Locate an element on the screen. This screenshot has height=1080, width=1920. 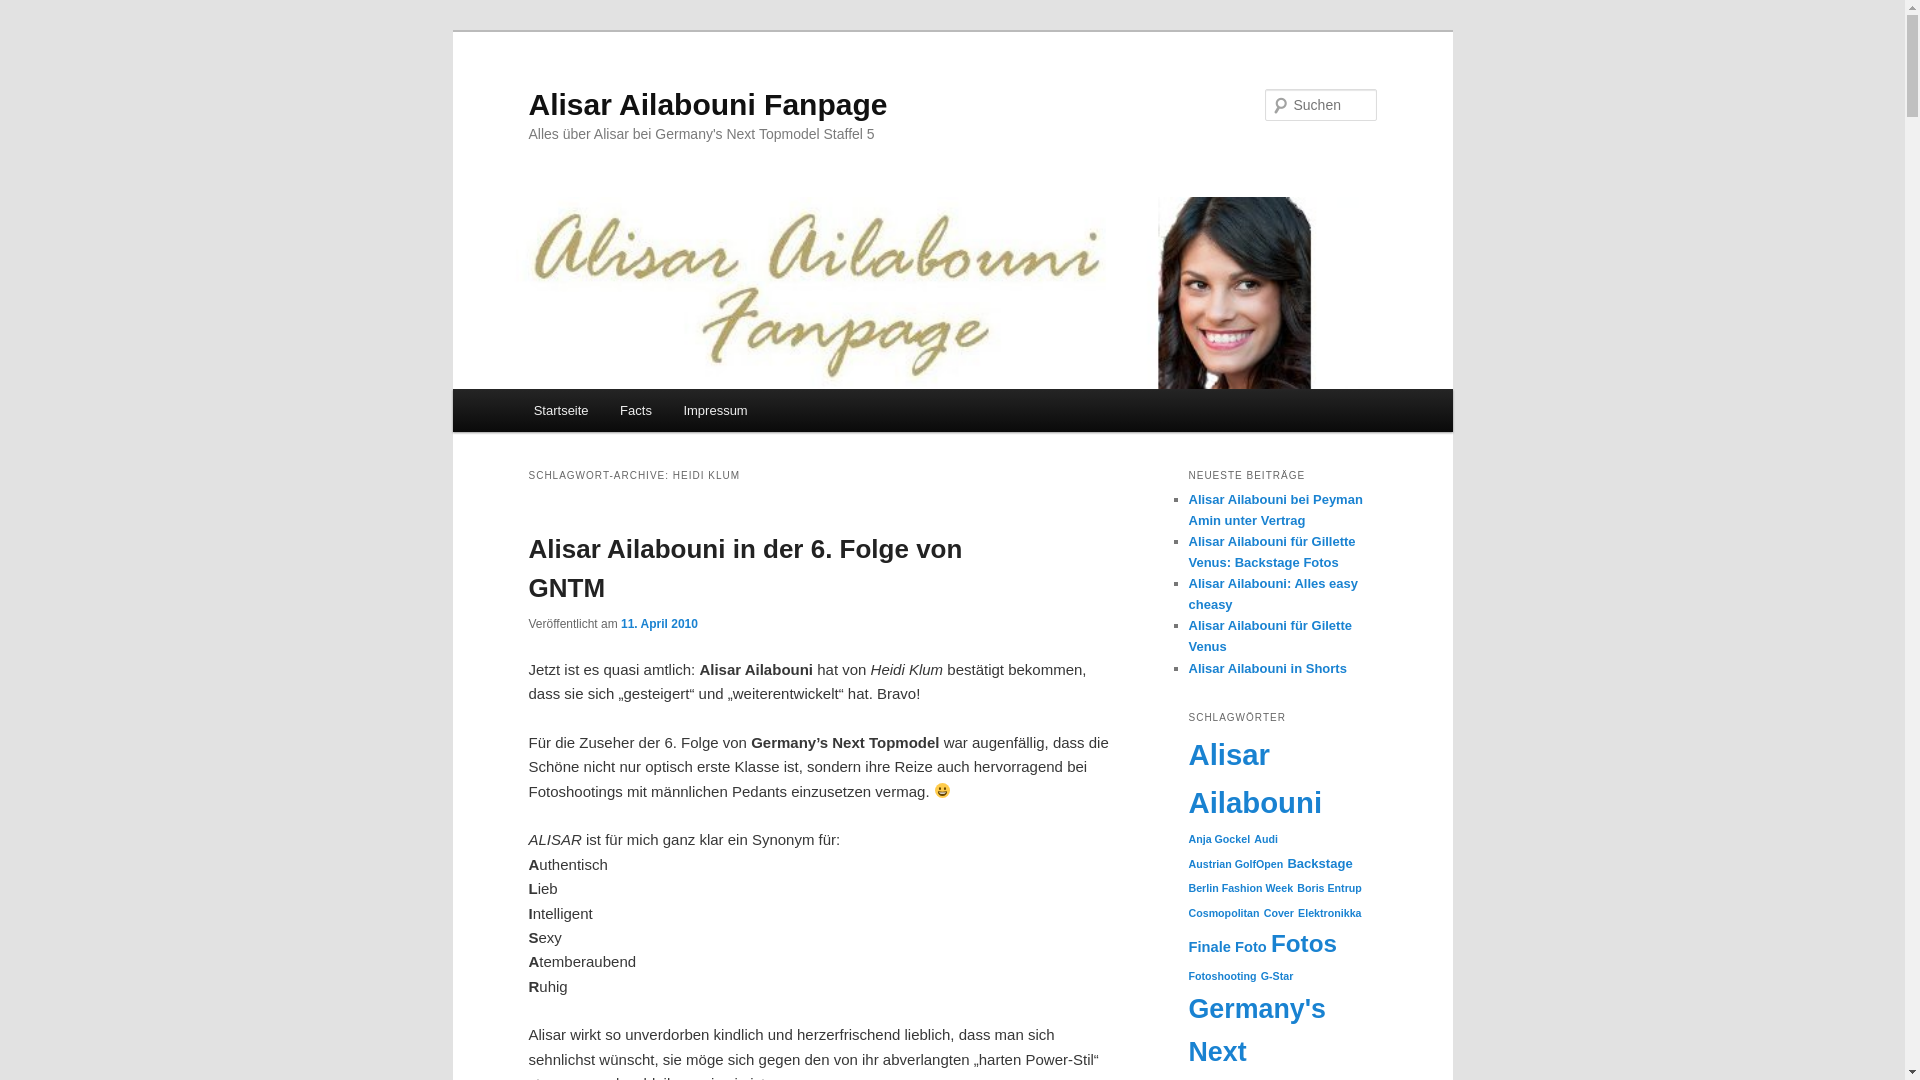
'Facts' is located at coordinates (634, 409).